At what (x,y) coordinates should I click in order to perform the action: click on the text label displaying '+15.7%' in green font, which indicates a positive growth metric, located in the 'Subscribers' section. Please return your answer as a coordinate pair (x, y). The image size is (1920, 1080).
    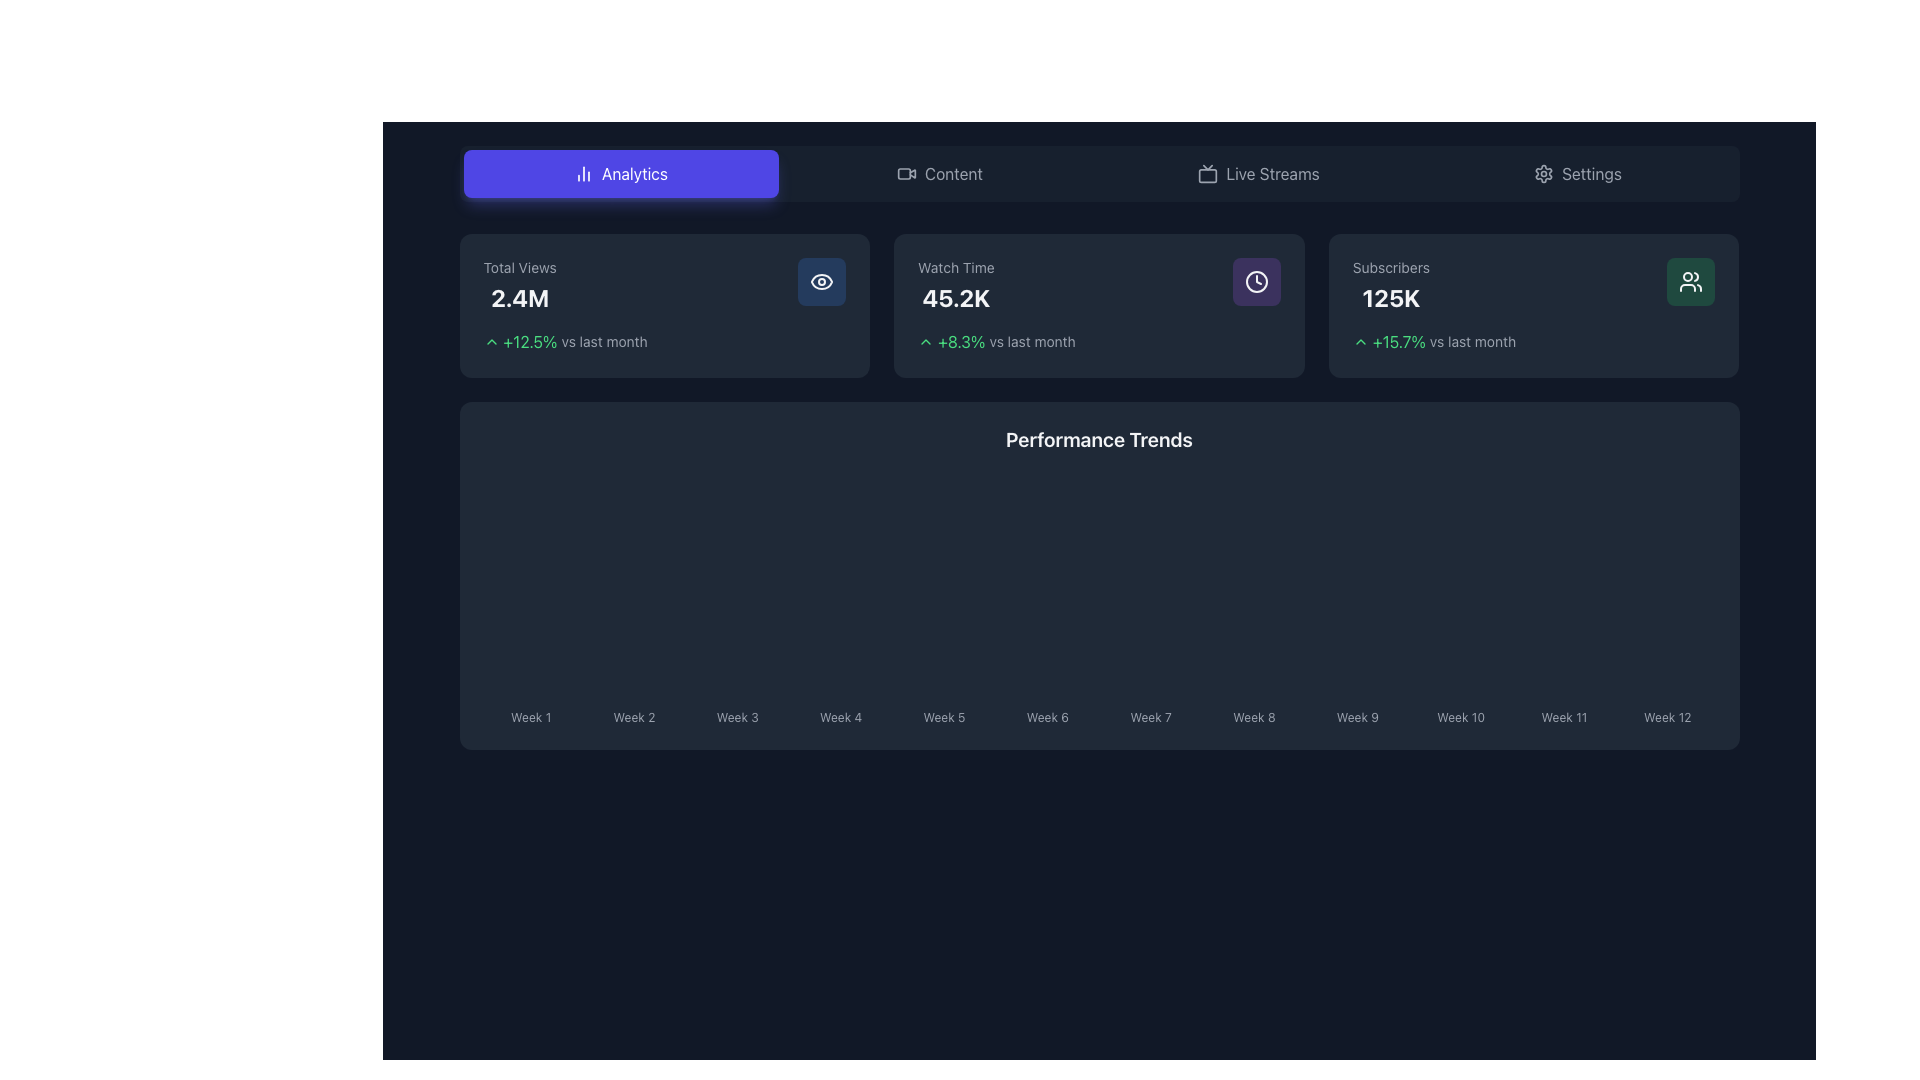
    Looking at the image, I should click on (1398, 341).